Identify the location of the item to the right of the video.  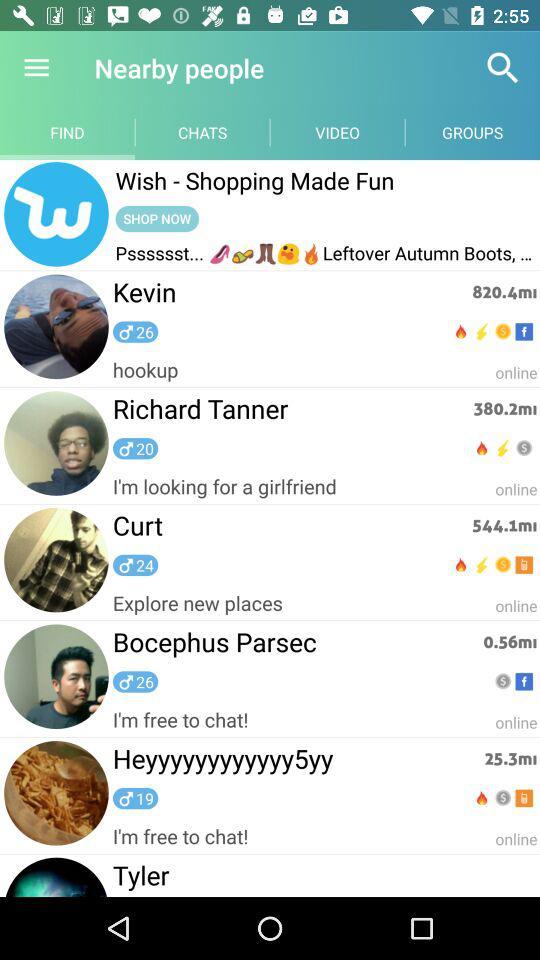
(502, 68).